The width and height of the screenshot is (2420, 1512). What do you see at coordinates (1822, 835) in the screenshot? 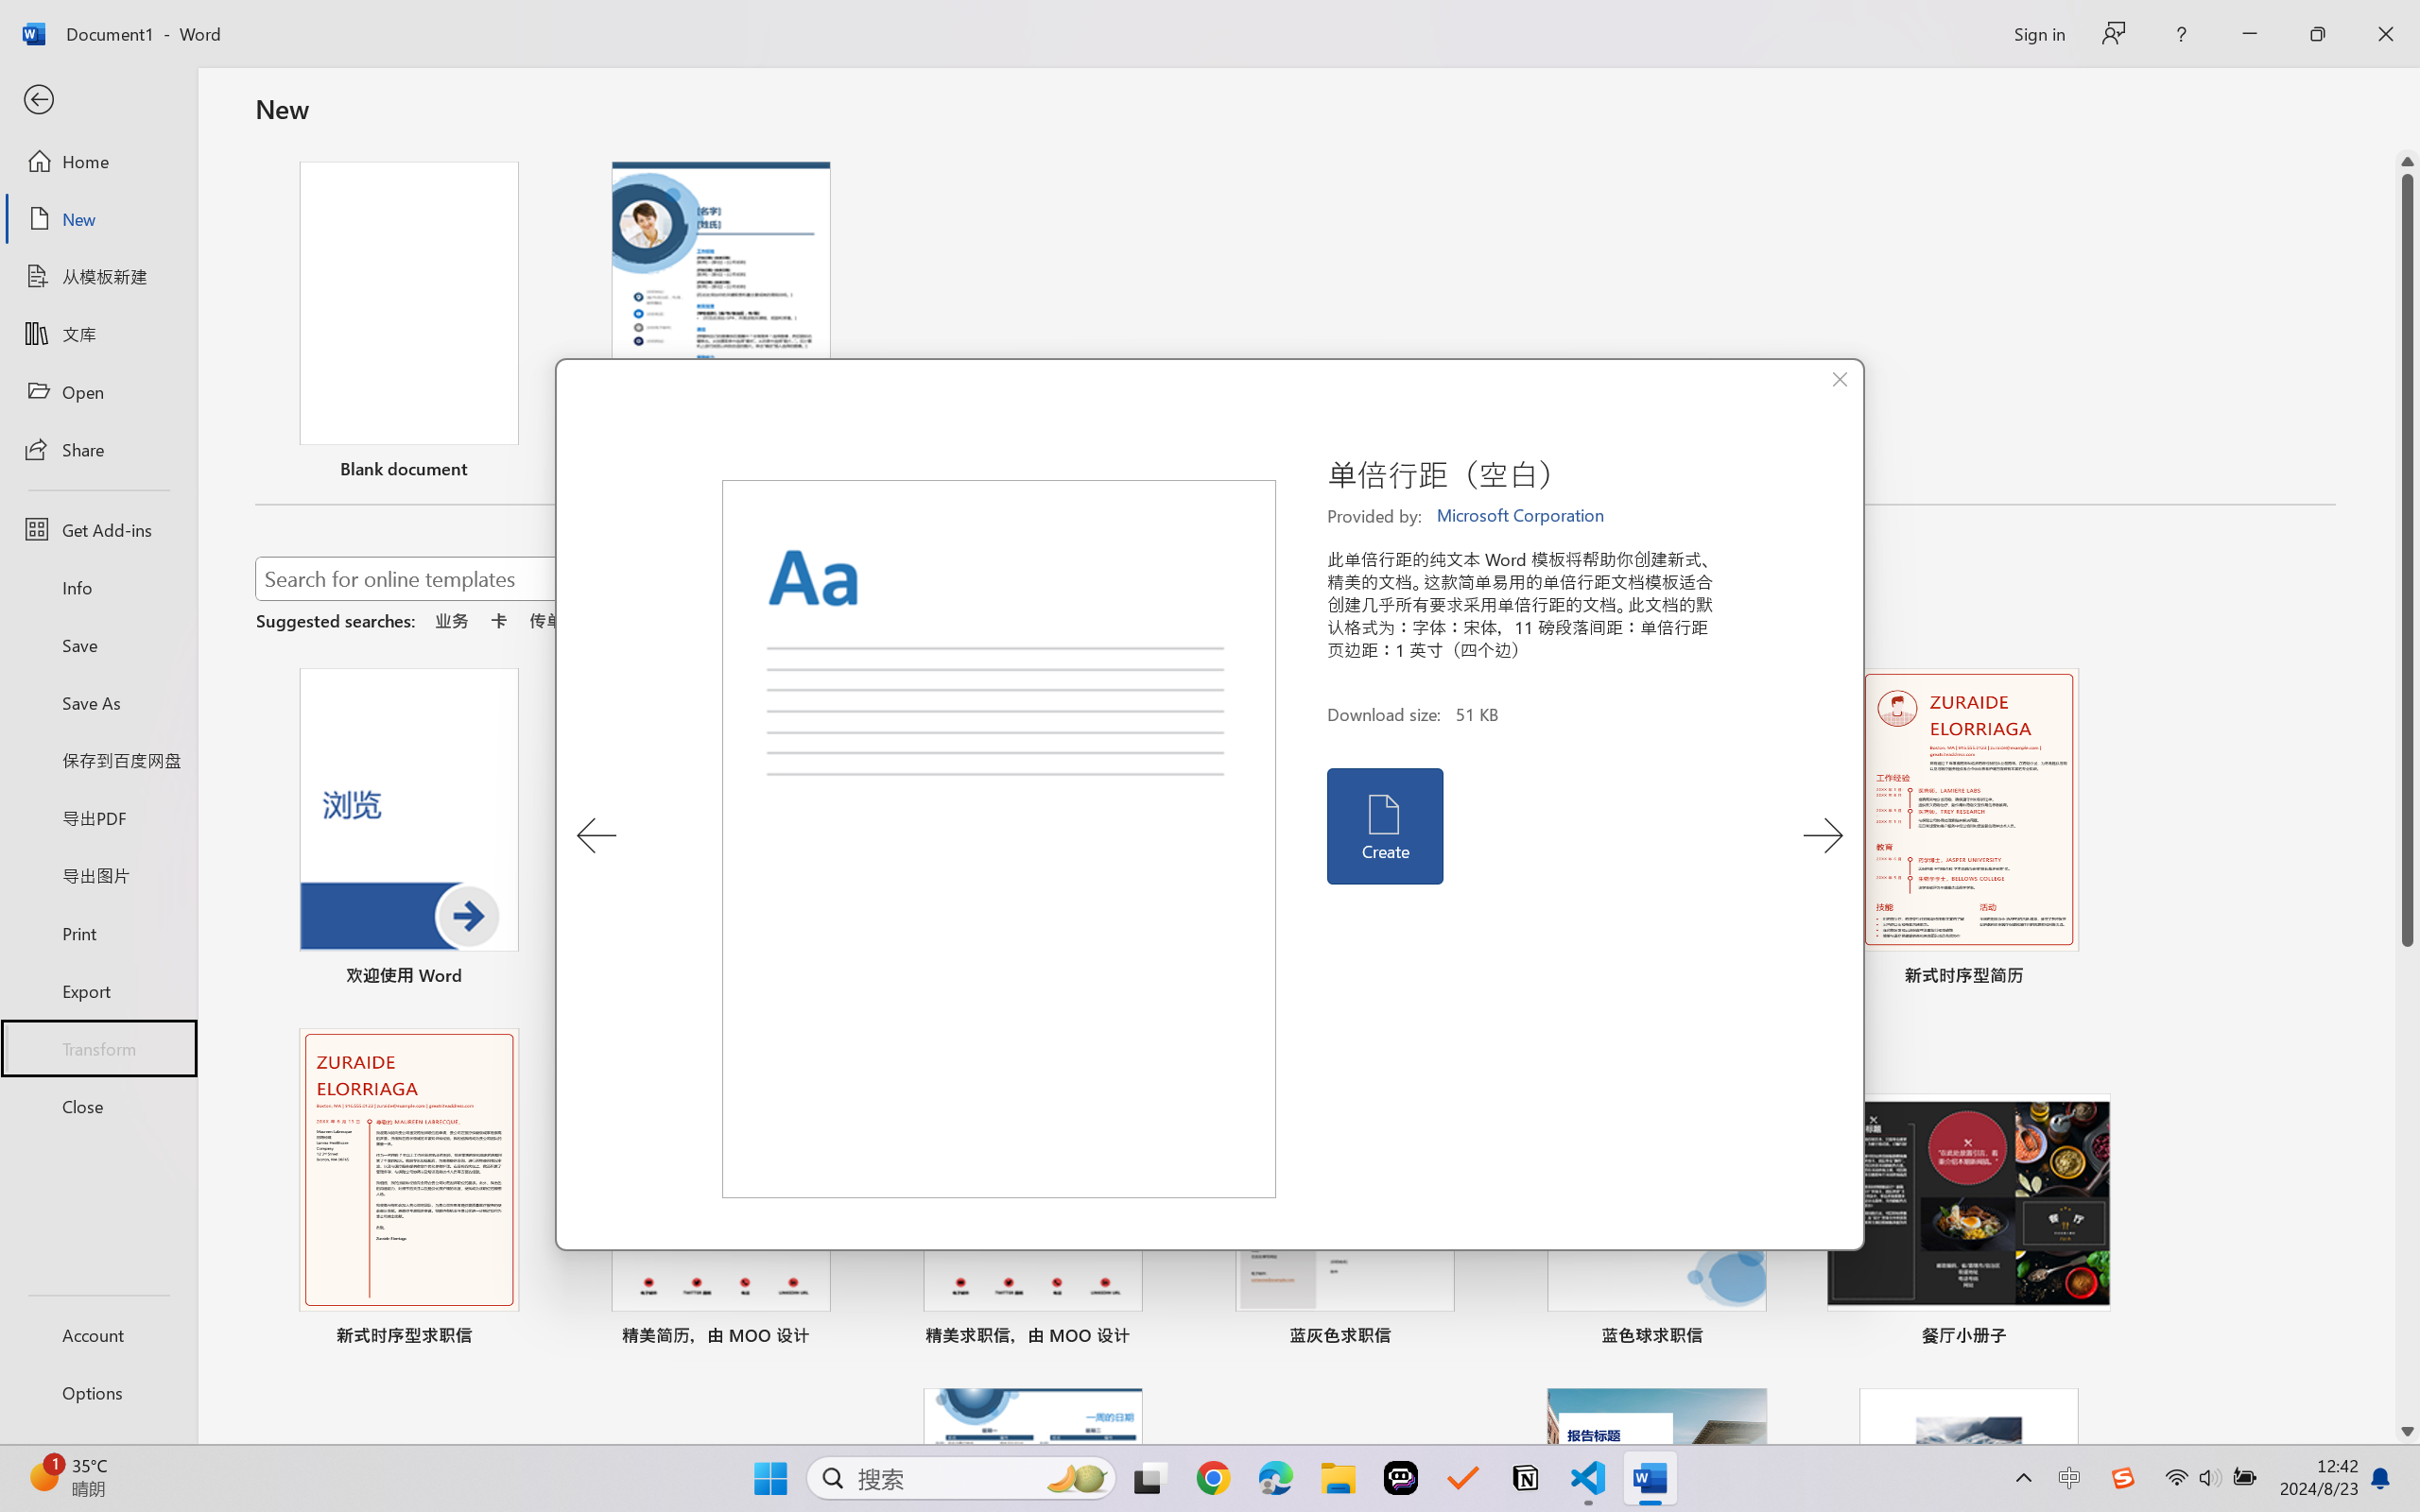
I see `'Next Template'` at bounding box center [1822, 835].